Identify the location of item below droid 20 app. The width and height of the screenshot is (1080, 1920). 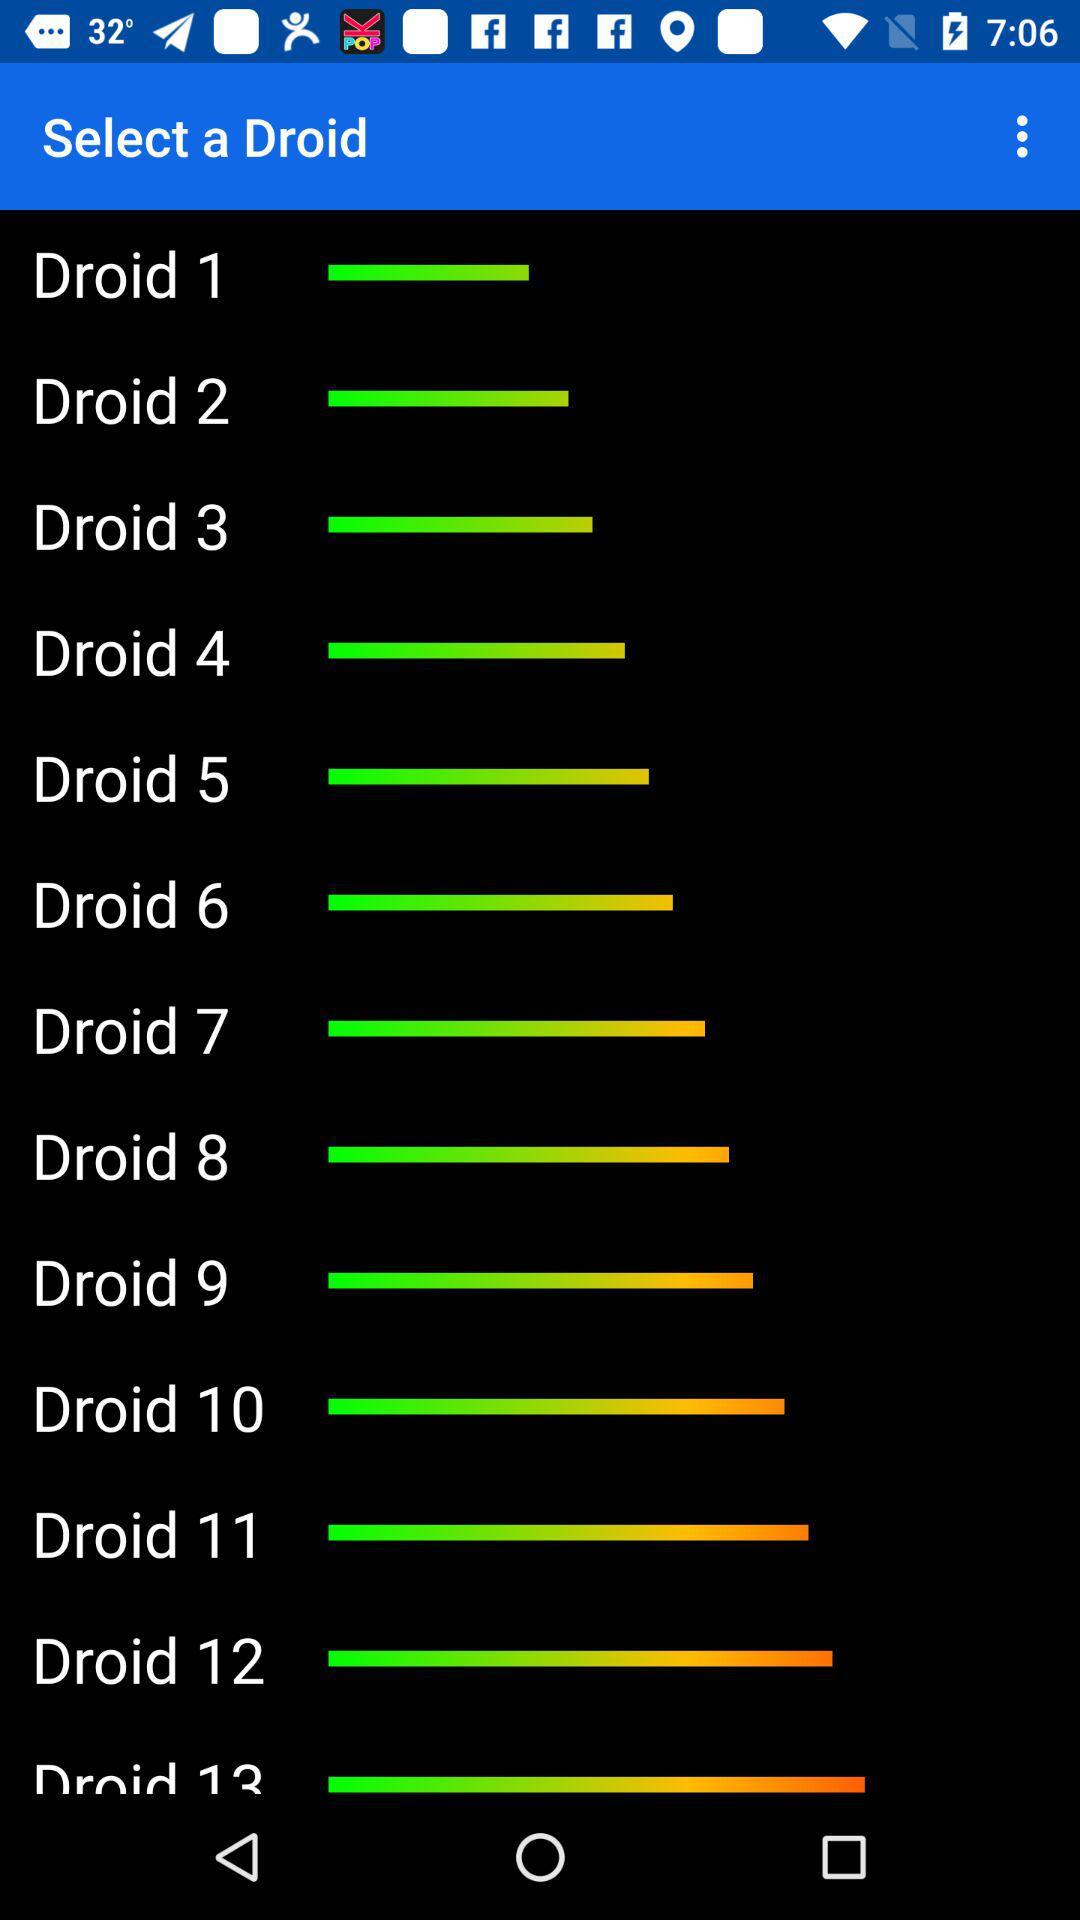
(147, 1281).